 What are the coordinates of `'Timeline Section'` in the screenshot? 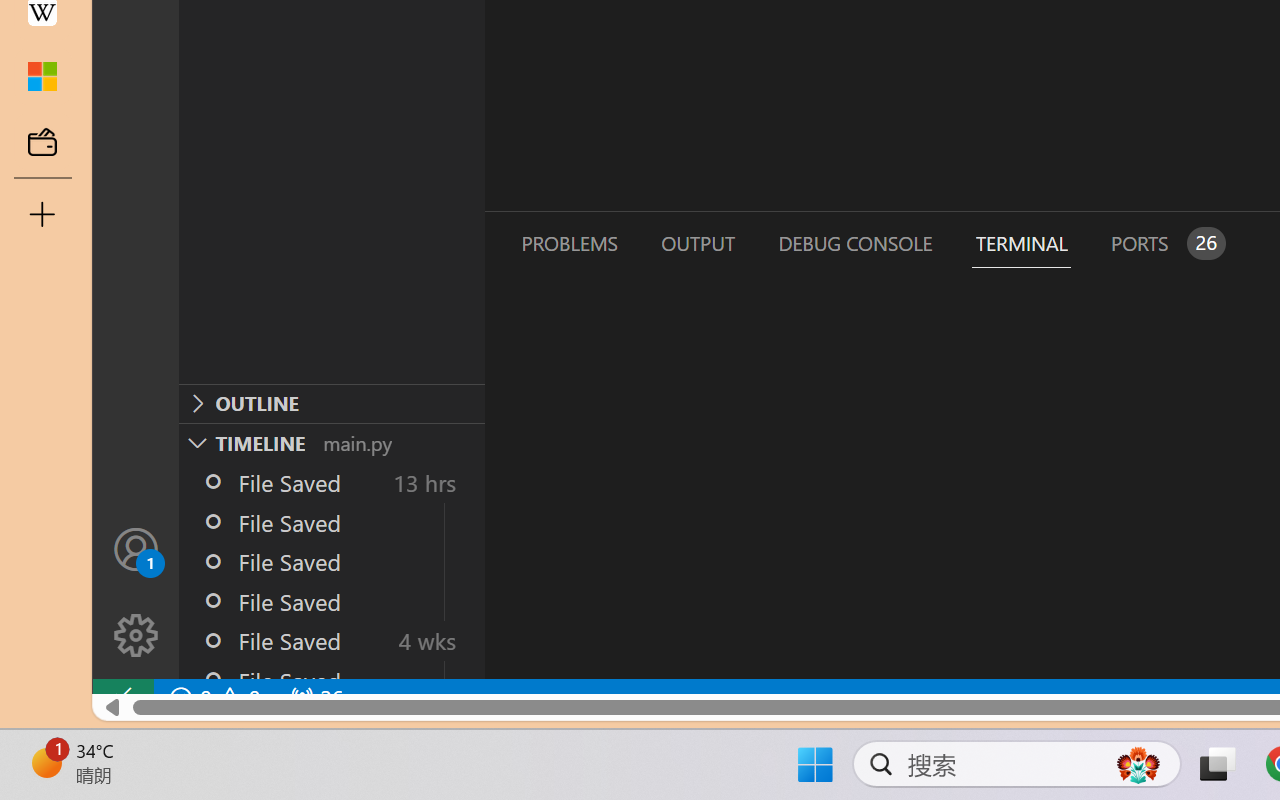 It's located at (331, 441).